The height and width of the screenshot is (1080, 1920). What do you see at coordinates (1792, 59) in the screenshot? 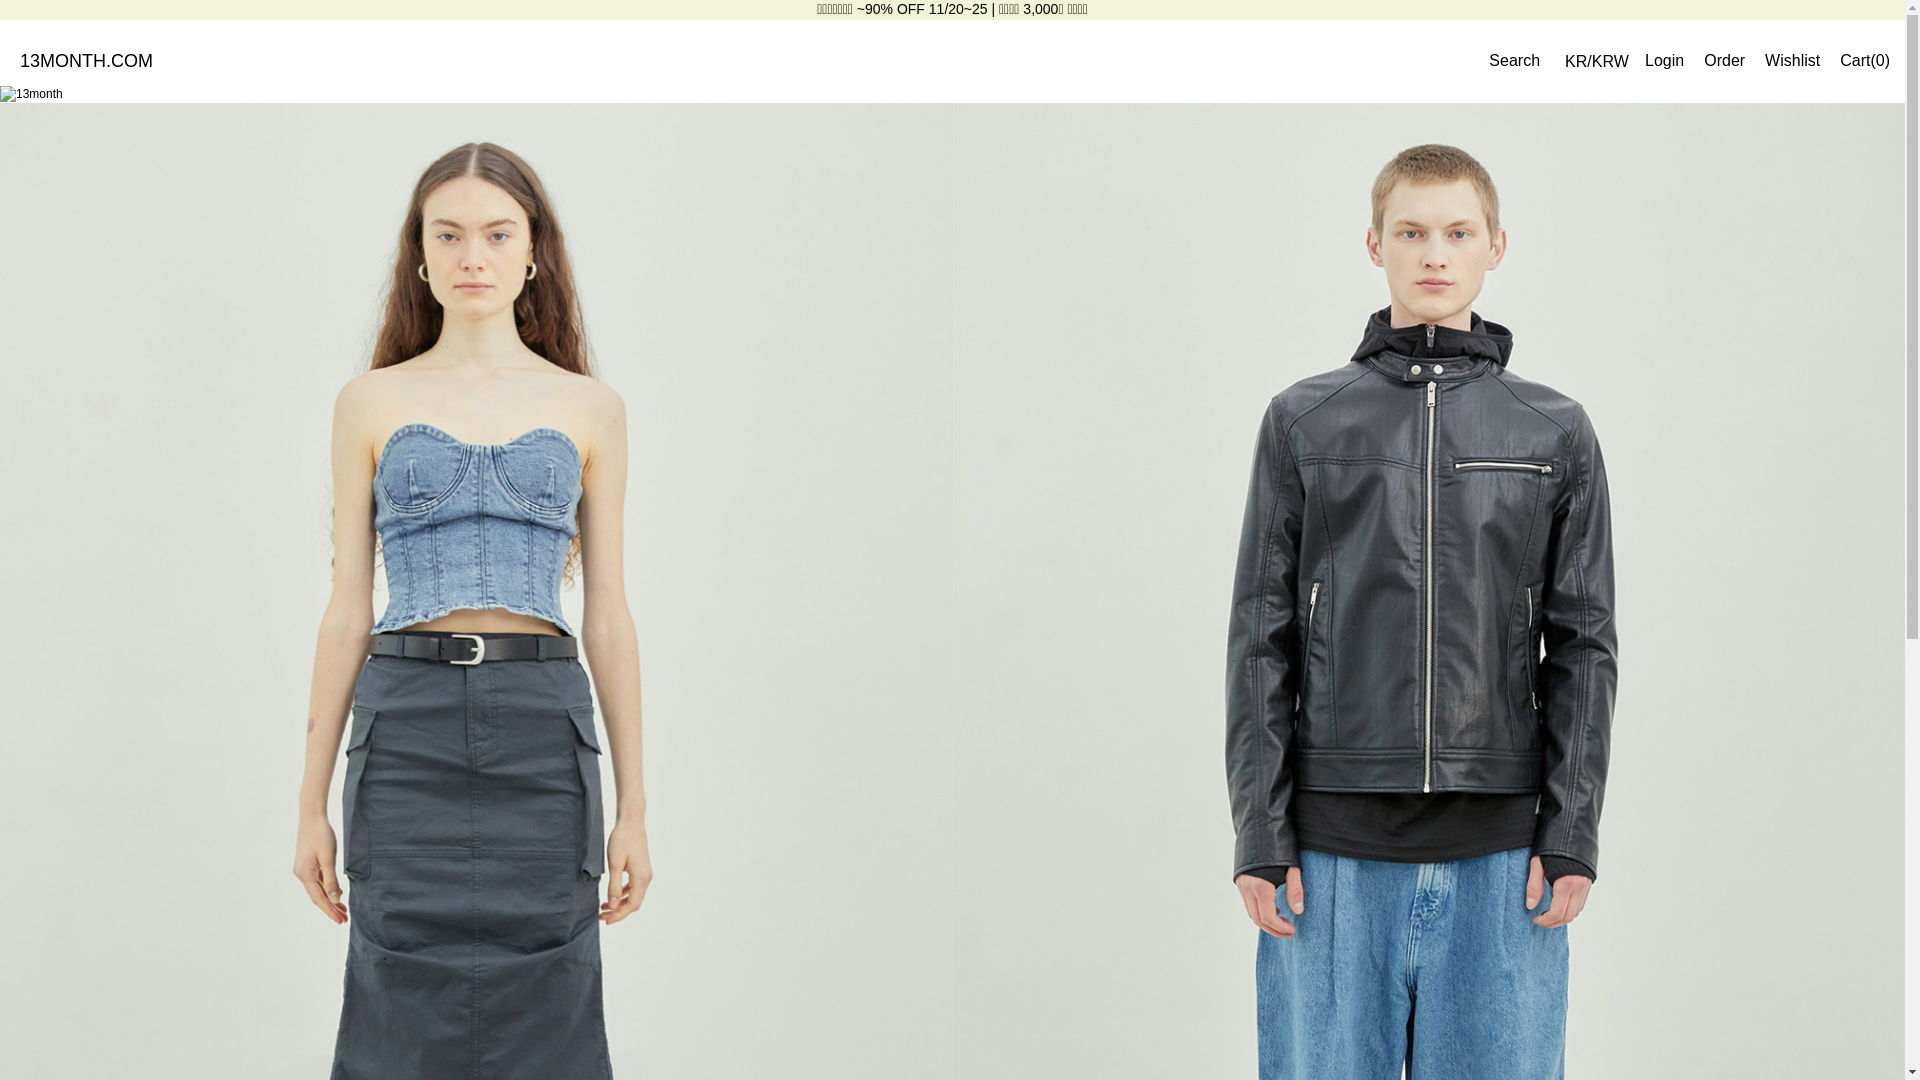
I see `'Wishlist'` at bounding box center [1792, 59].